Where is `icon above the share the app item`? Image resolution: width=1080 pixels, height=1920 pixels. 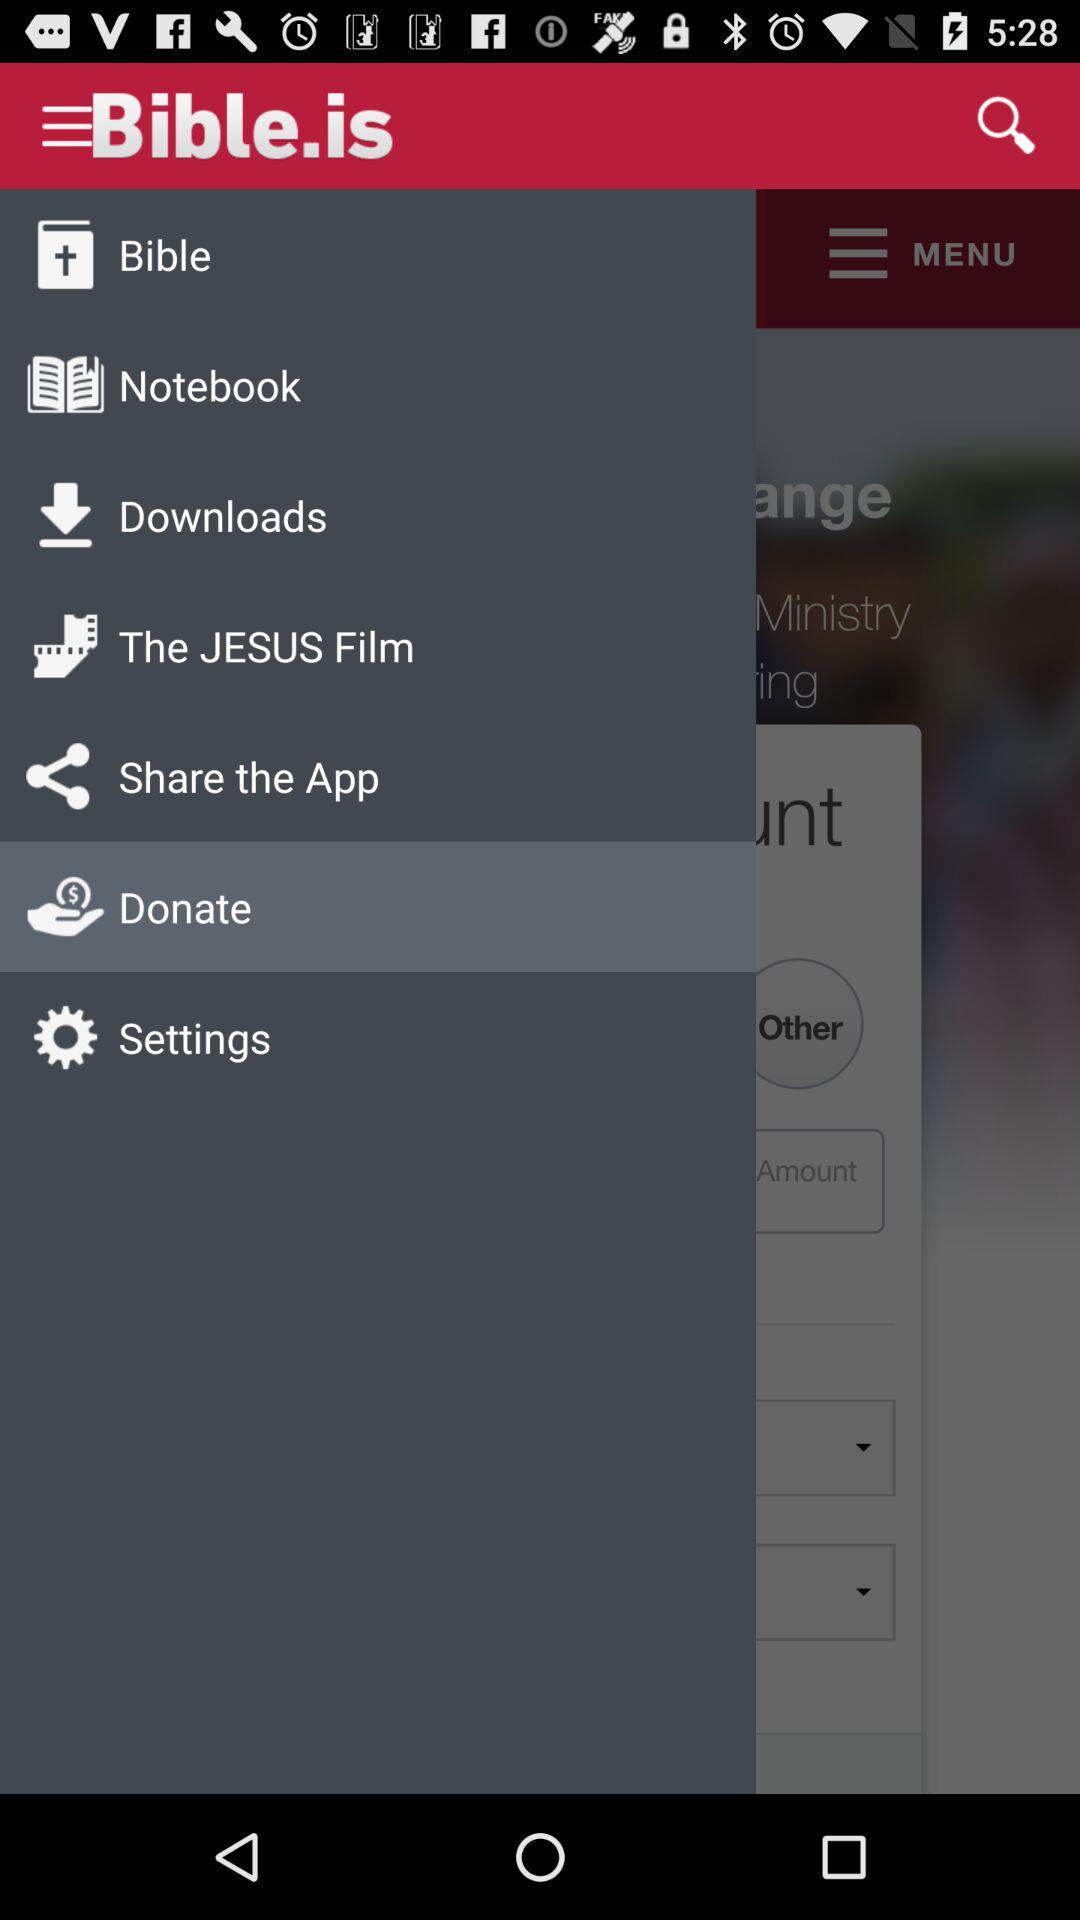
icon above the share the app item is located at coordinates (265, 645).